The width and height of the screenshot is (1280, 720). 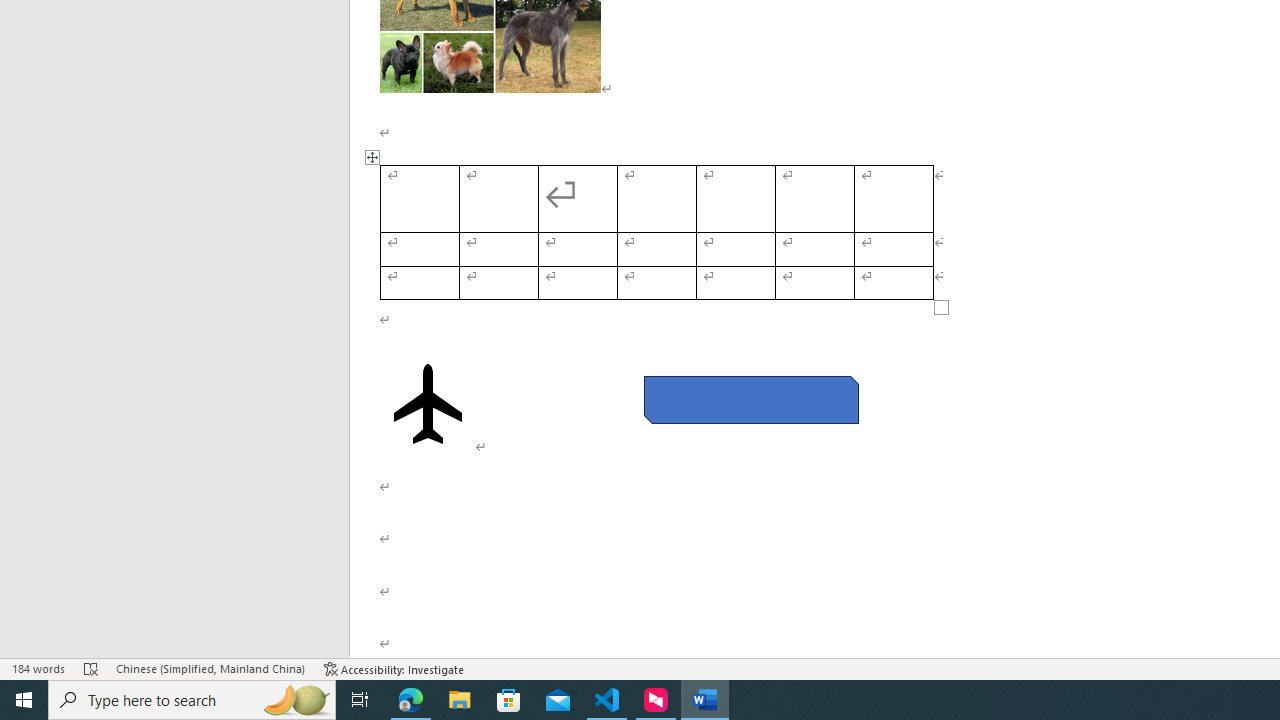 What do you see at coordinates (38, 669) in the screenshot?
I see `'Word Count 184 words'` at bounding box center [38, 669].